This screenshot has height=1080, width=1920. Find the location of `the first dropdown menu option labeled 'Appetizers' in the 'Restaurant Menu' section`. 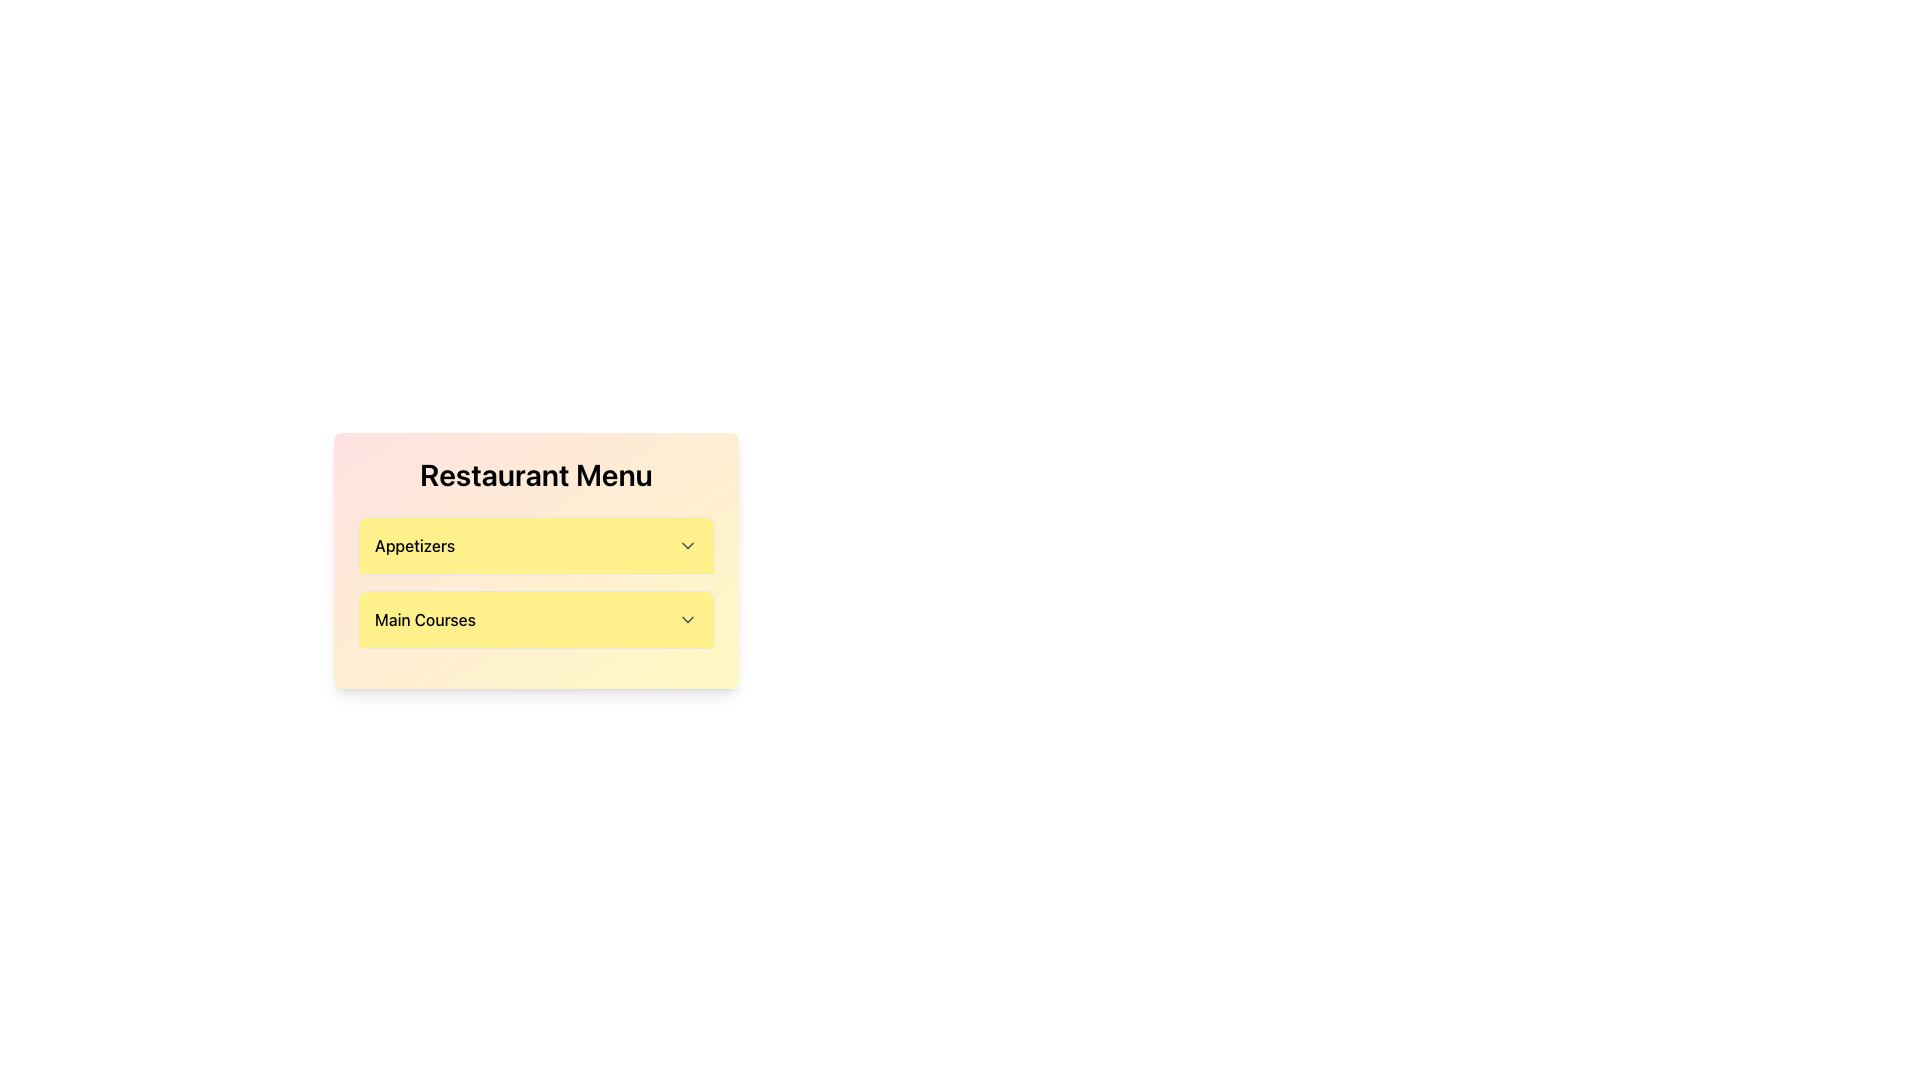

the first dropdown menu option labeled 'Appetizers' in the 'Restaurant Menu' section is located at coordinates (536, 560).